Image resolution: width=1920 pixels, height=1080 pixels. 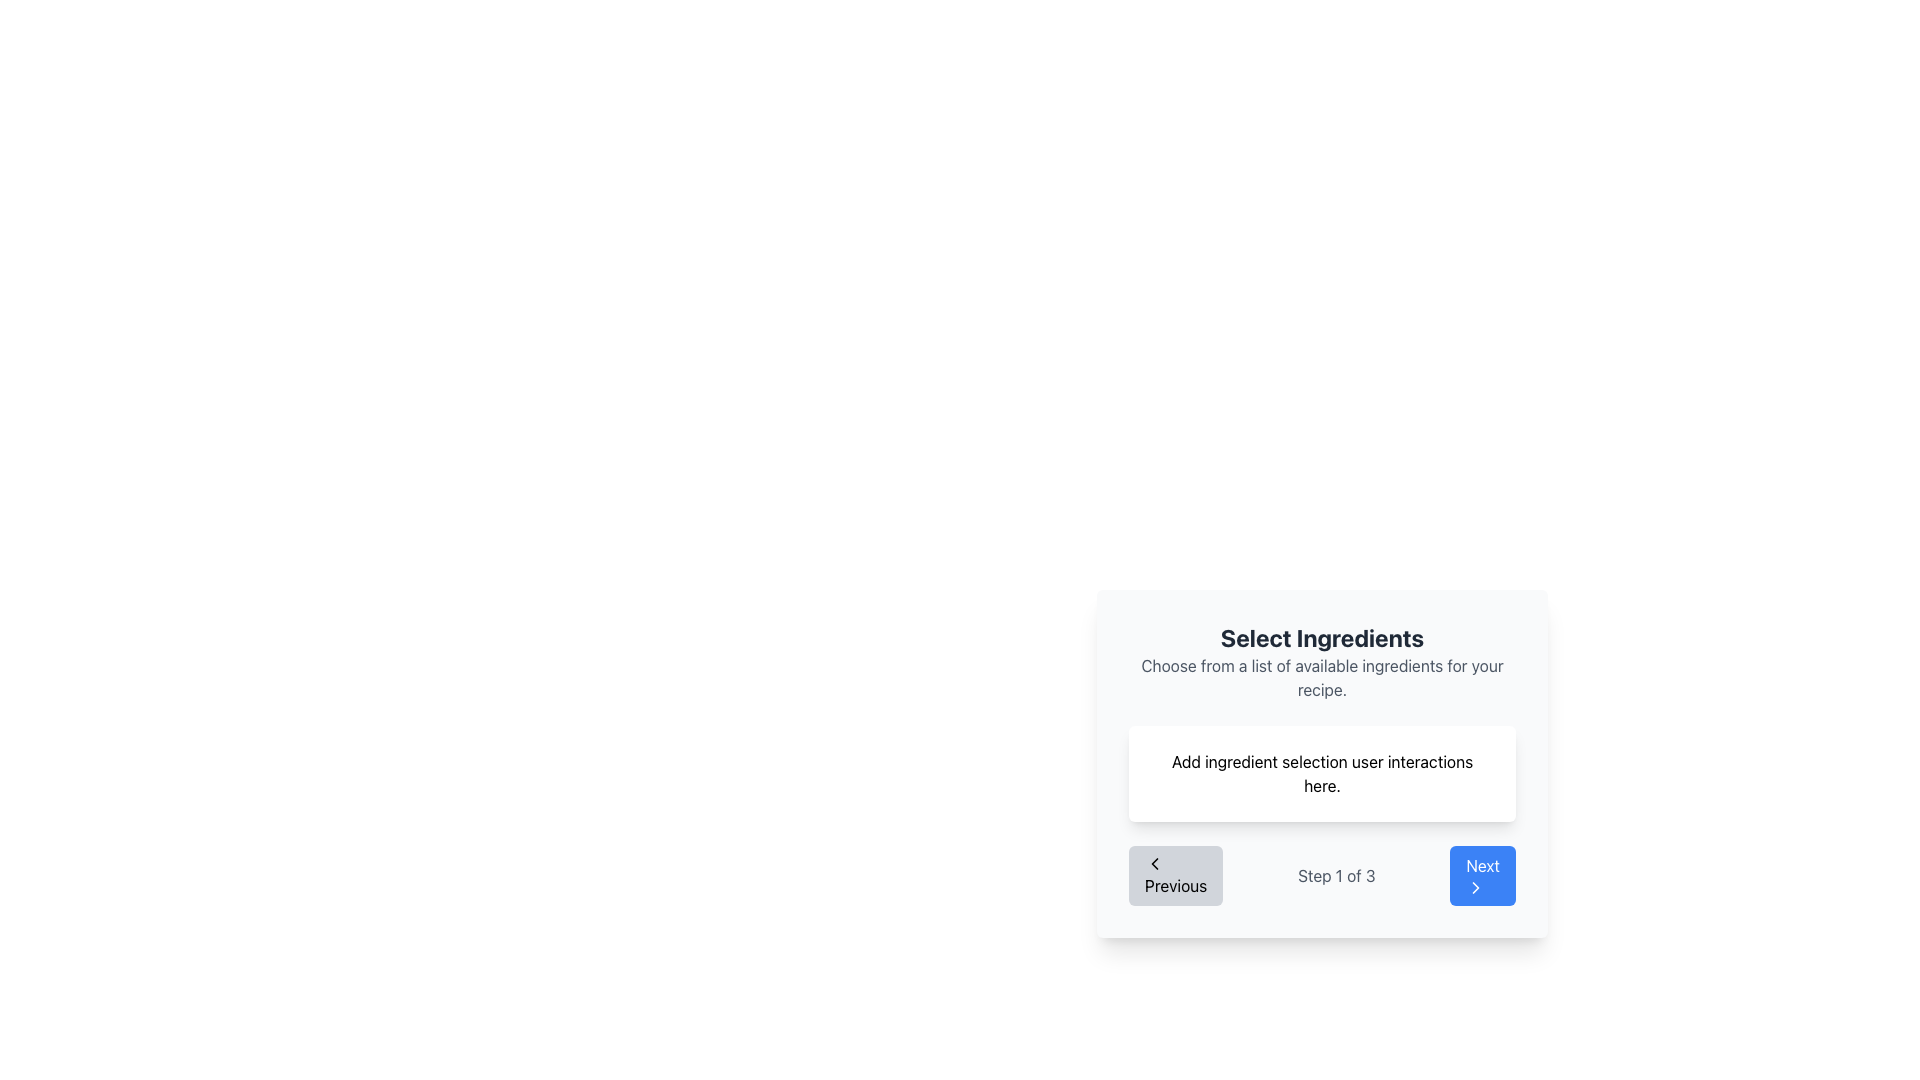 What do you see at coordinates (1476, 886) in the screenshot?
I see `the chevron icon on the 'Next' button located in the bottom-right corner of the modal` at bounding box center [1476, 886].